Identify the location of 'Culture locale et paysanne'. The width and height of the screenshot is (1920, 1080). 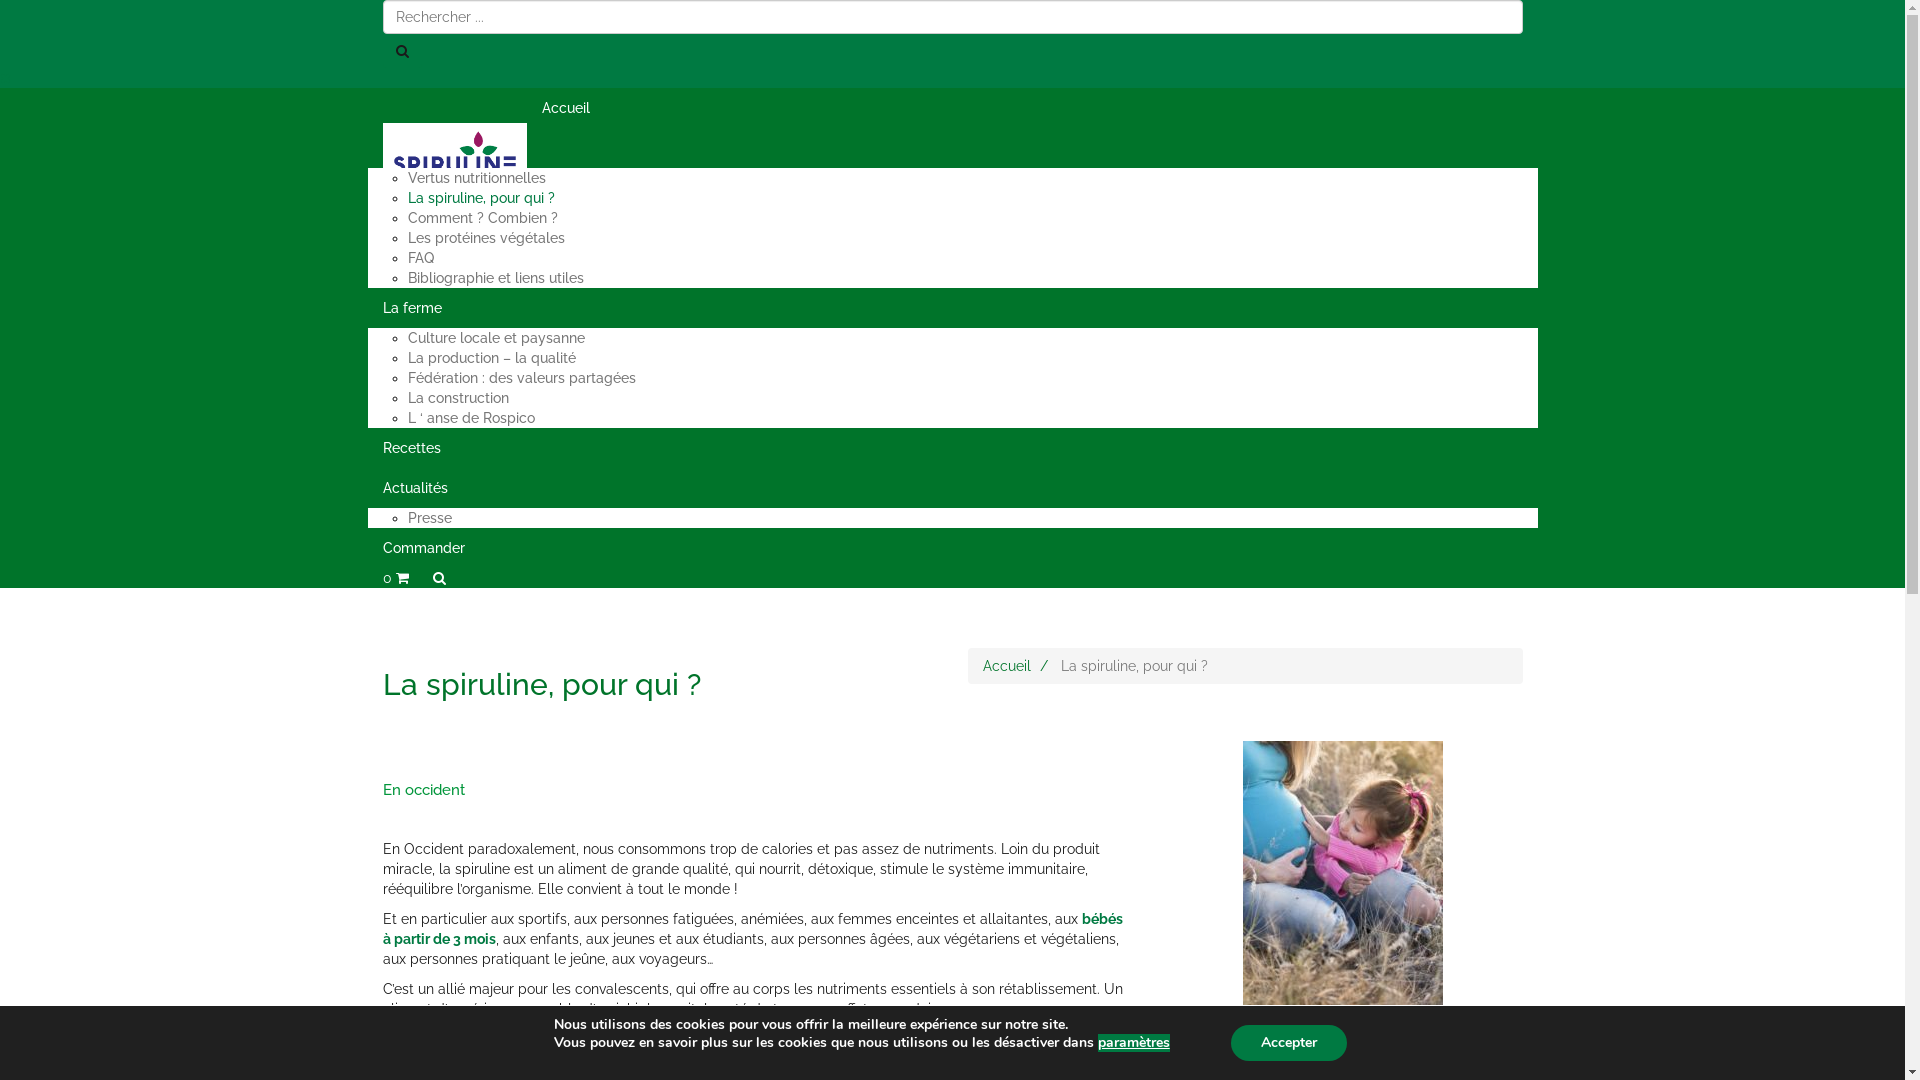
(496, 337).